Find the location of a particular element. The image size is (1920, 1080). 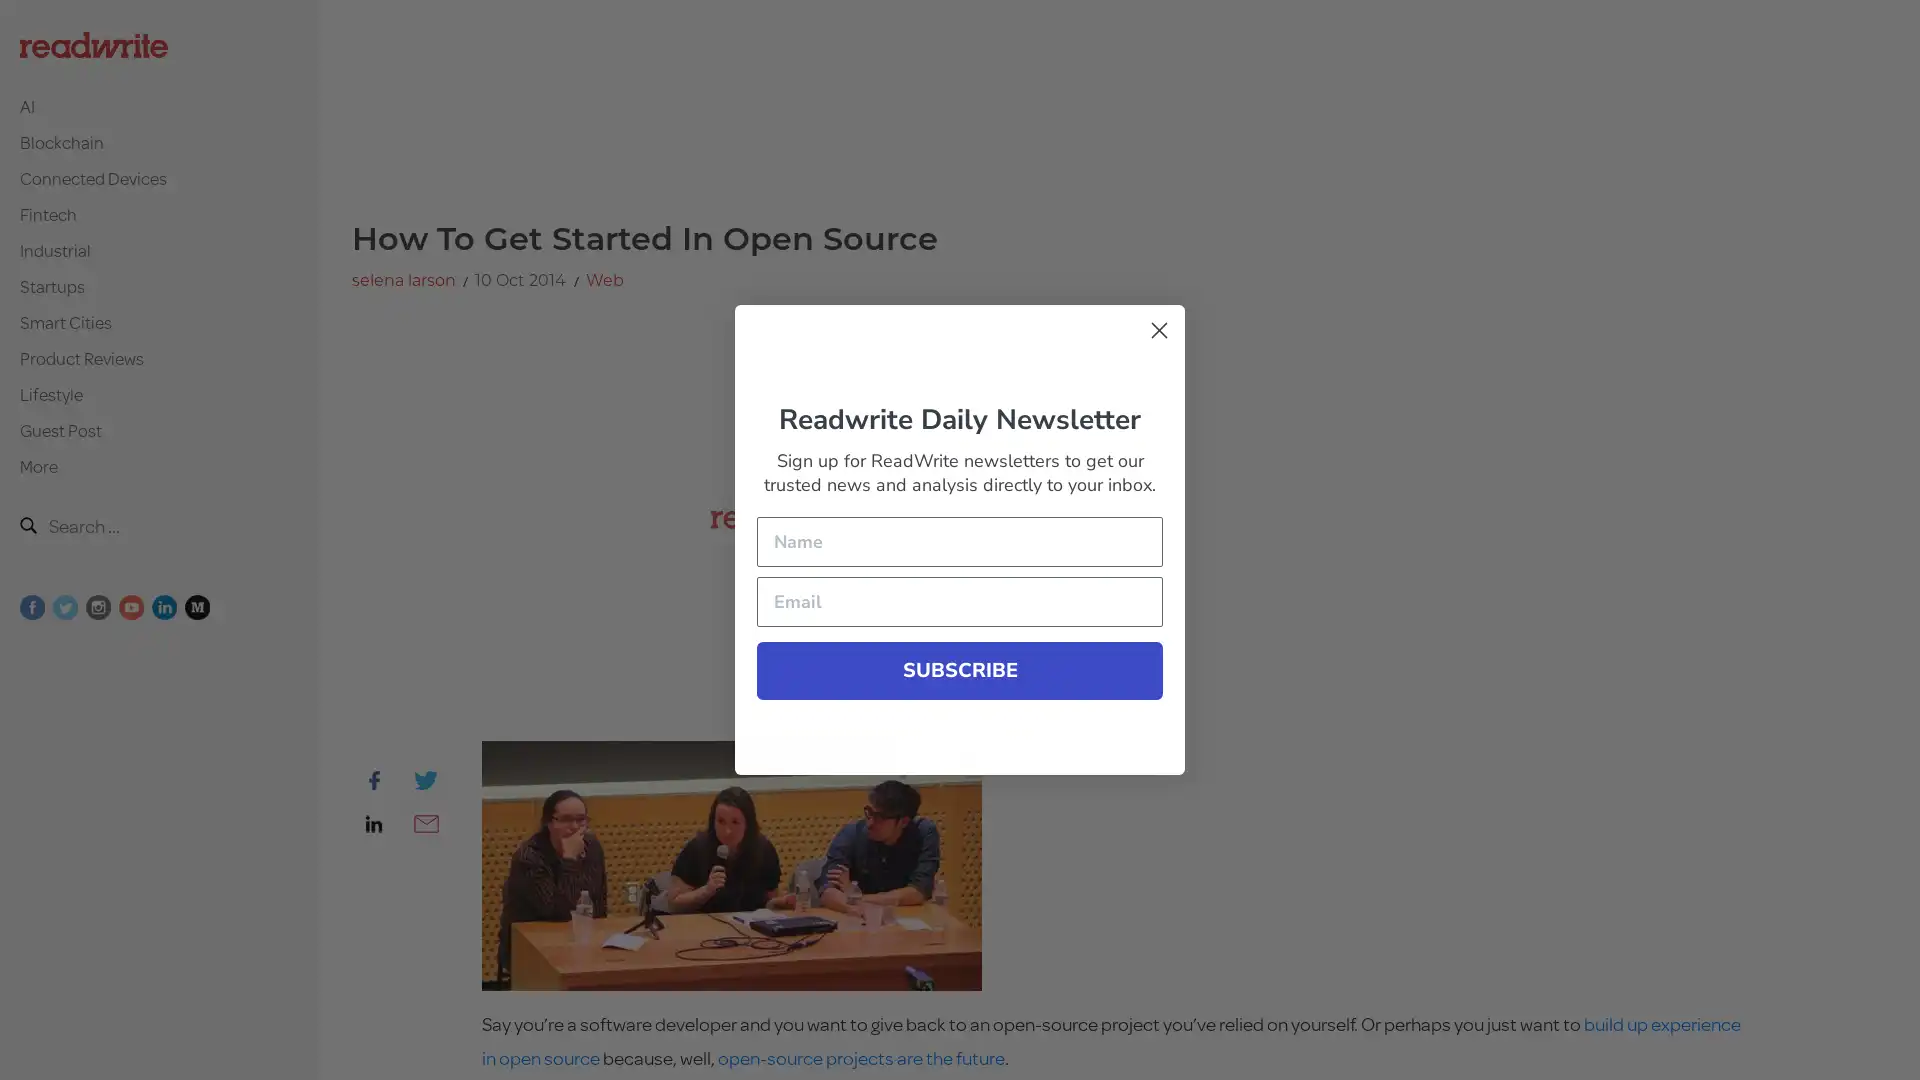

Submit is located at coordinates (1738, 959).